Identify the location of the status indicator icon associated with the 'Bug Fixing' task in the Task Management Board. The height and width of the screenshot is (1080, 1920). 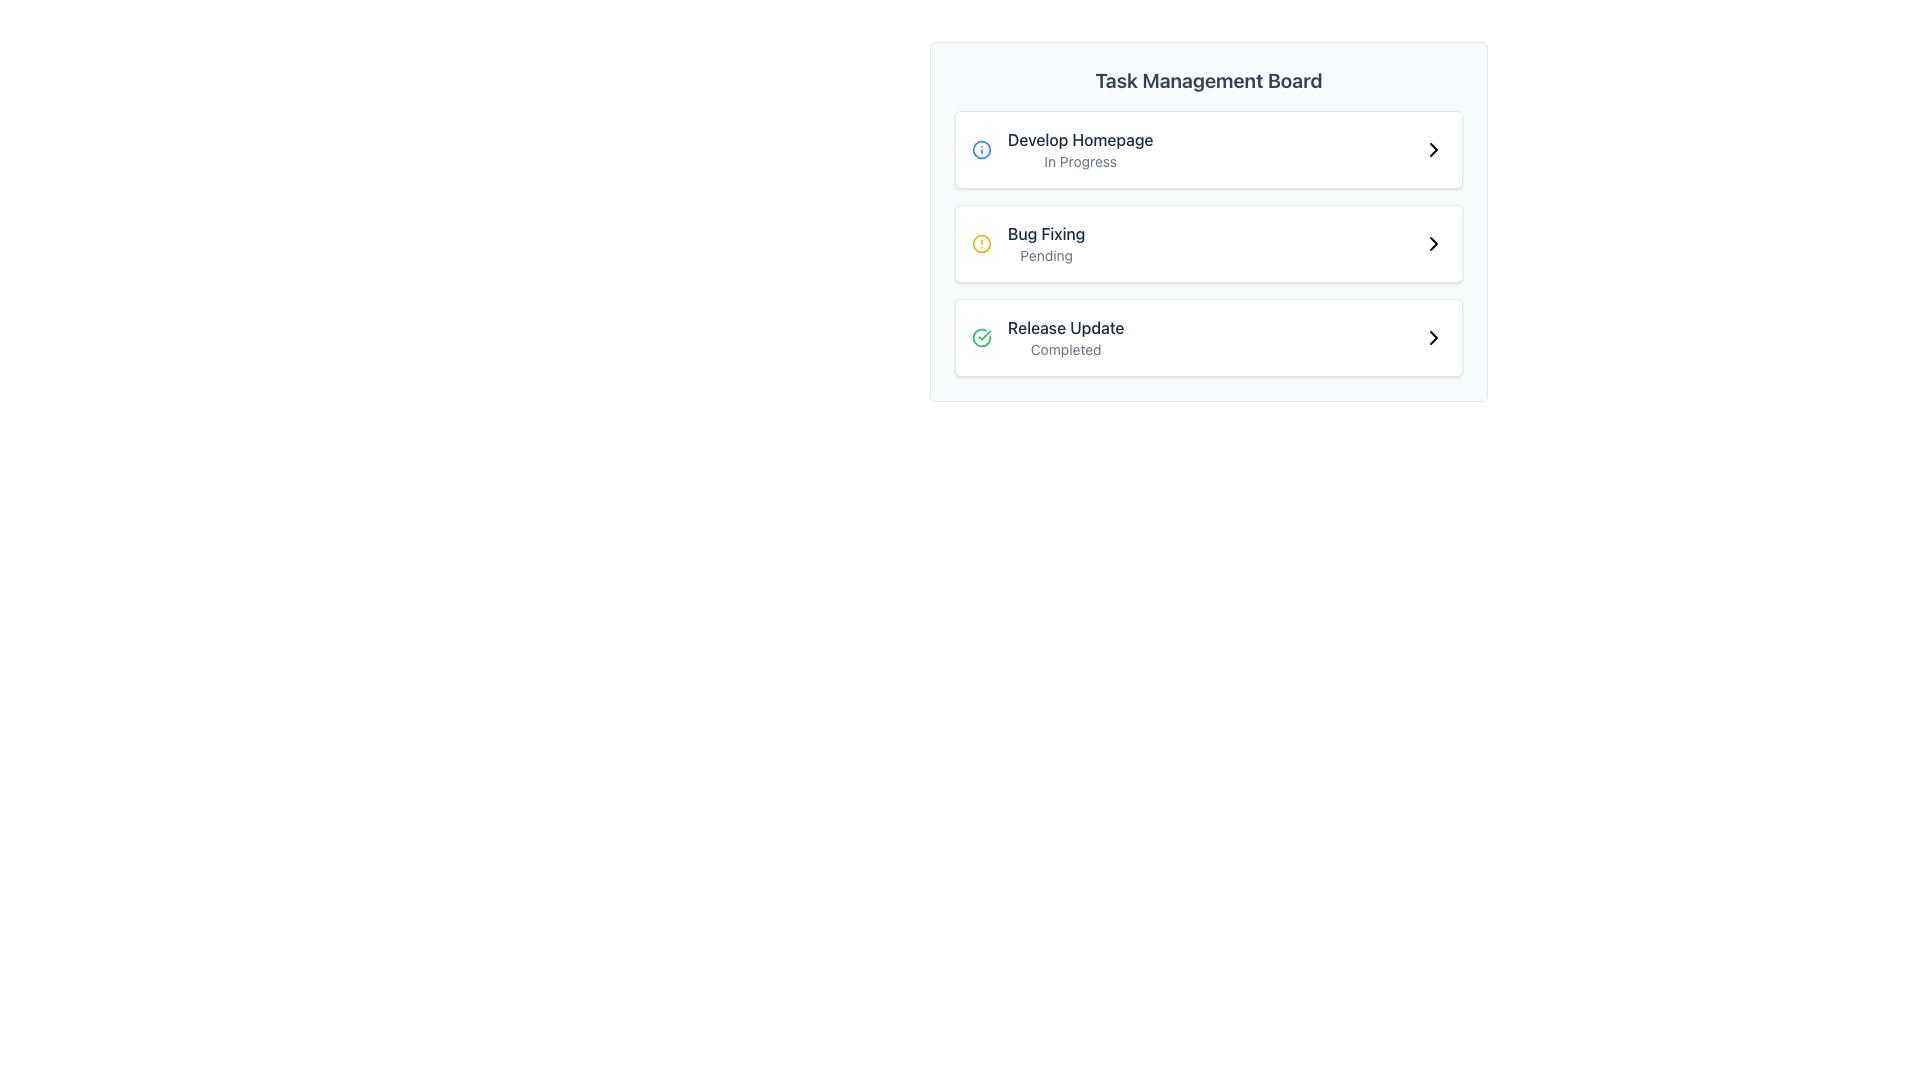
(982, 242).